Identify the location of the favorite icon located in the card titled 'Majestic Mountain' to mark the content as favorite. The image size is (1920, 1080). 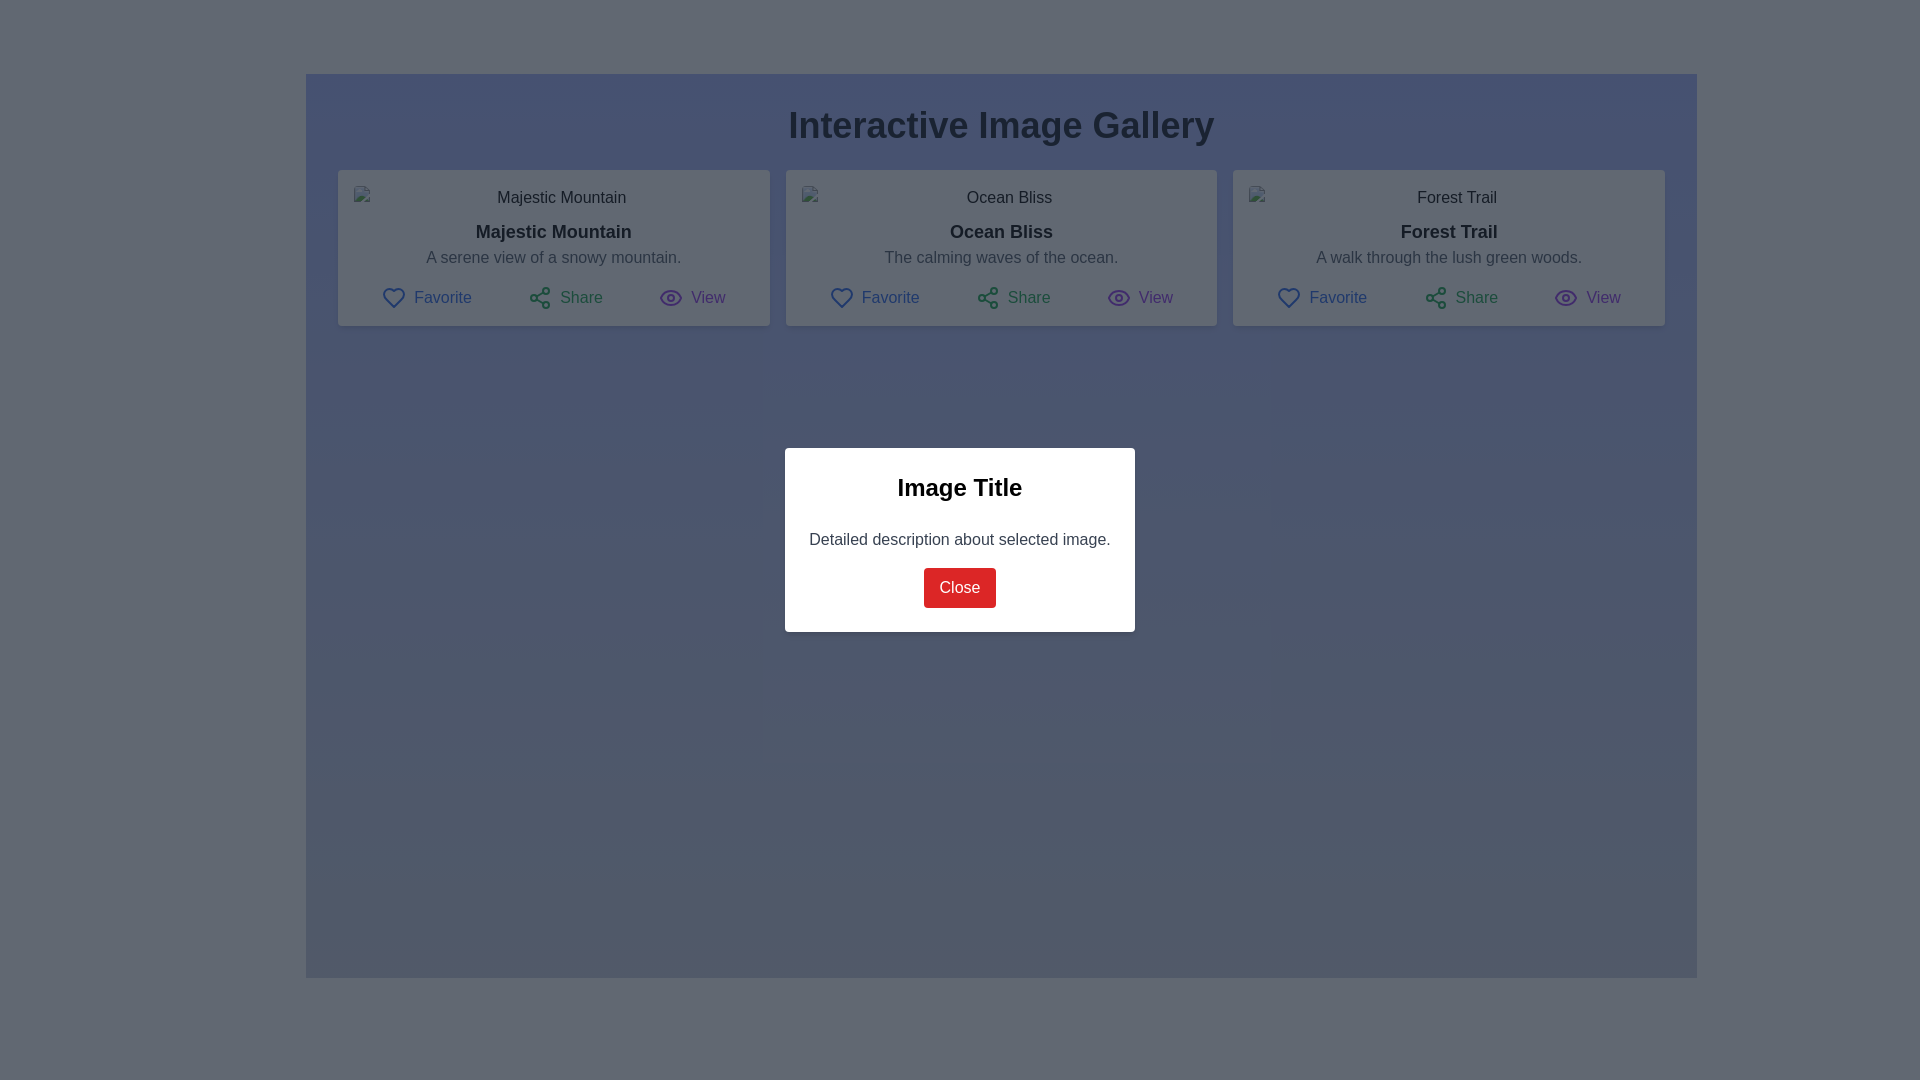
(394, 297).